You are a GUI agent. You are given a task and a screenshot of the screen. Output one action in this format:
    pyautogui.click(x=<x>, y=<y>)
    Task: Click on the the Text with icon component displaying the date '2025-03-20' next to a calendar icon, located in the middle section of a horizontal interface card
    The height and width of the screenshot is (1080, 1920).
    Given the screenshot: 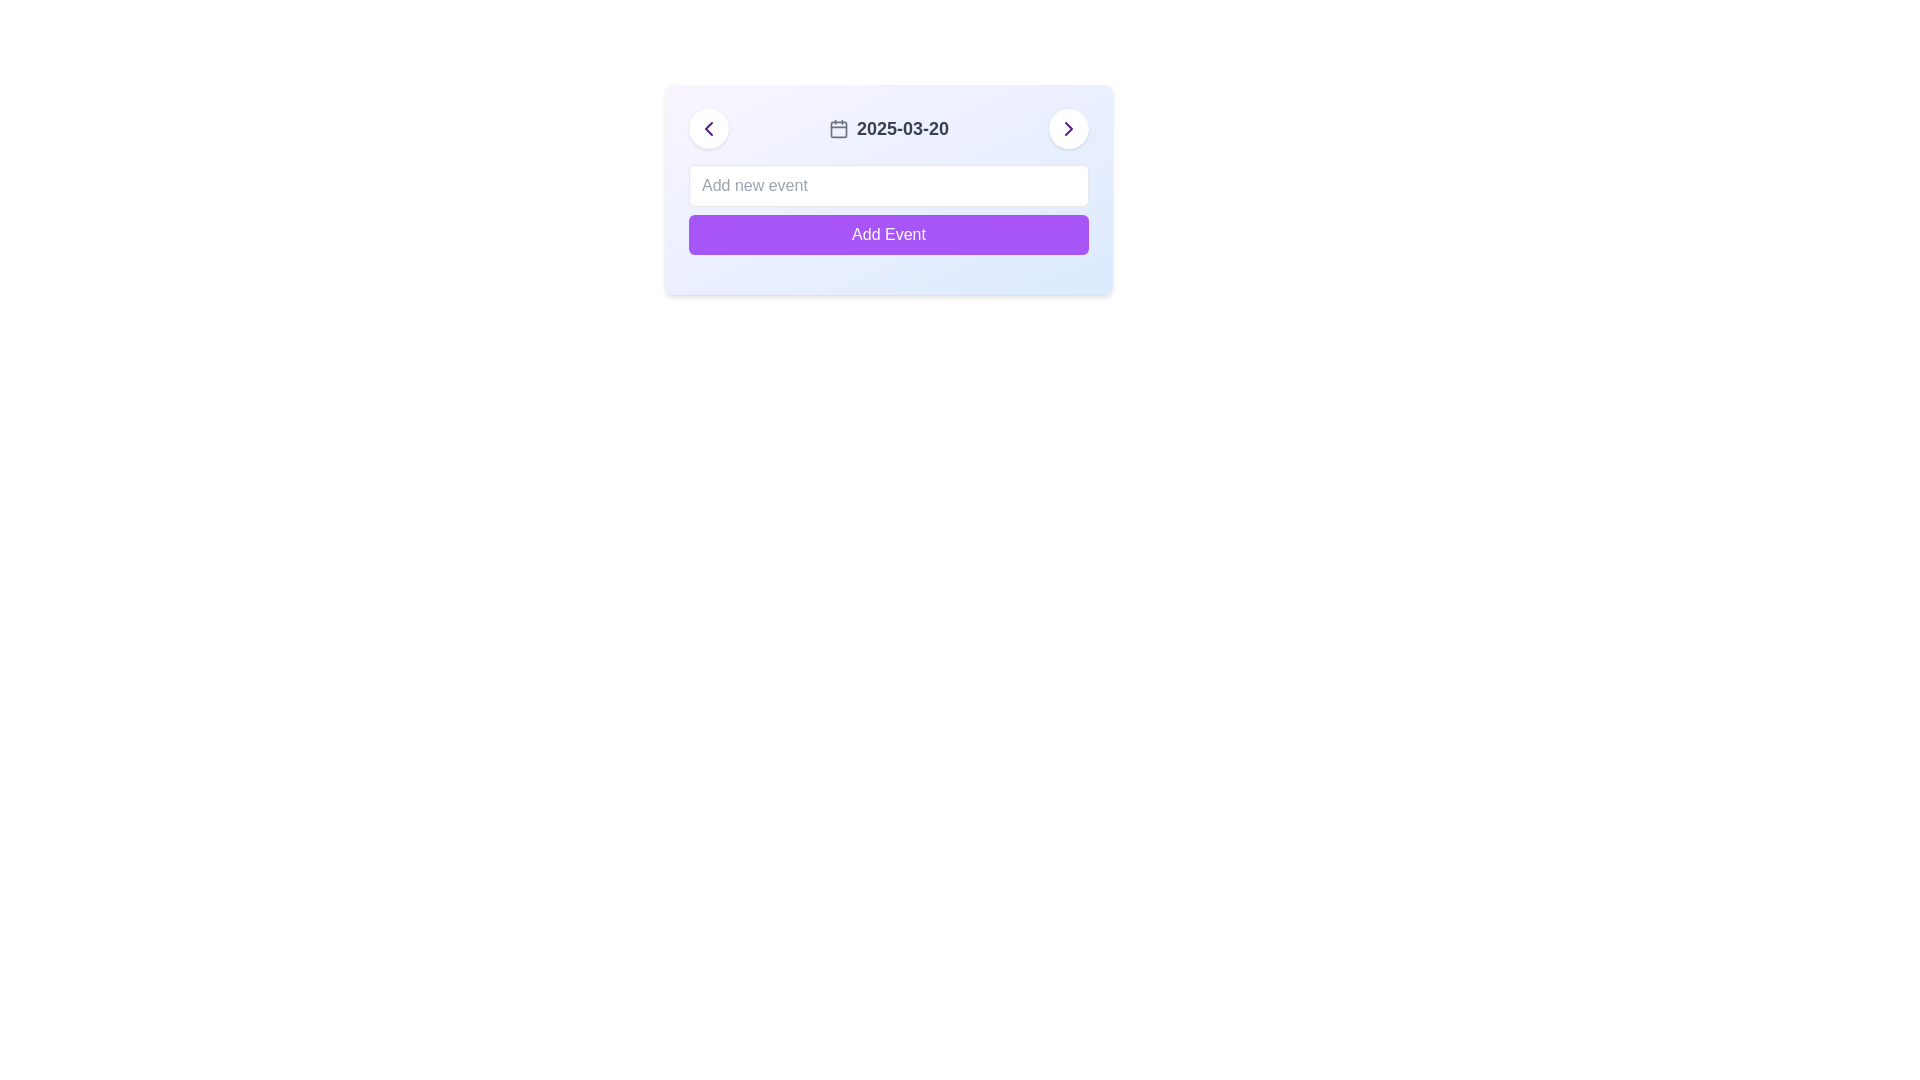 What is the action you would take?
    pyautogui.click(x=887, y=128)
    